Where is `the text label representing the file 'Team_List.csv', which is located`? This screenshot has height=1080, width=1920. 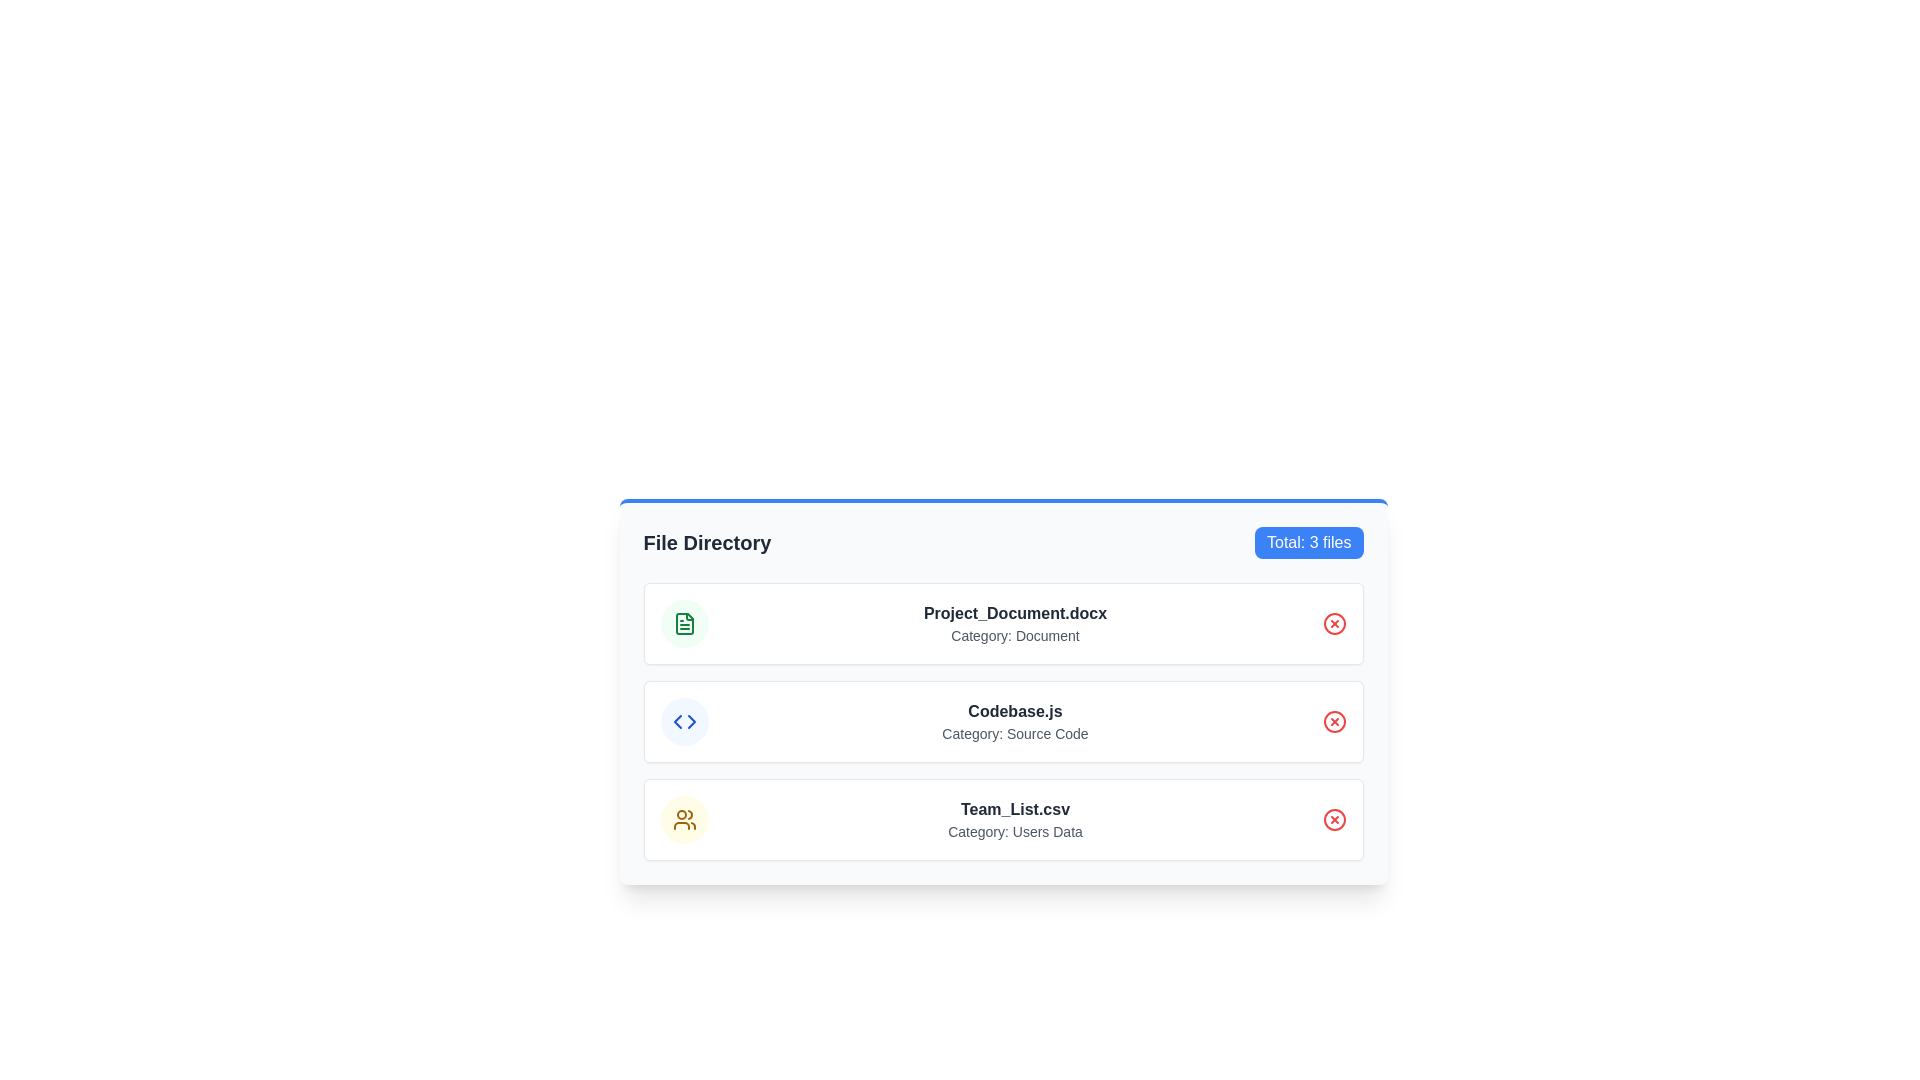
the text label representing the file 'Team_List.csv', which is located is located at coordinates (1015, 810).